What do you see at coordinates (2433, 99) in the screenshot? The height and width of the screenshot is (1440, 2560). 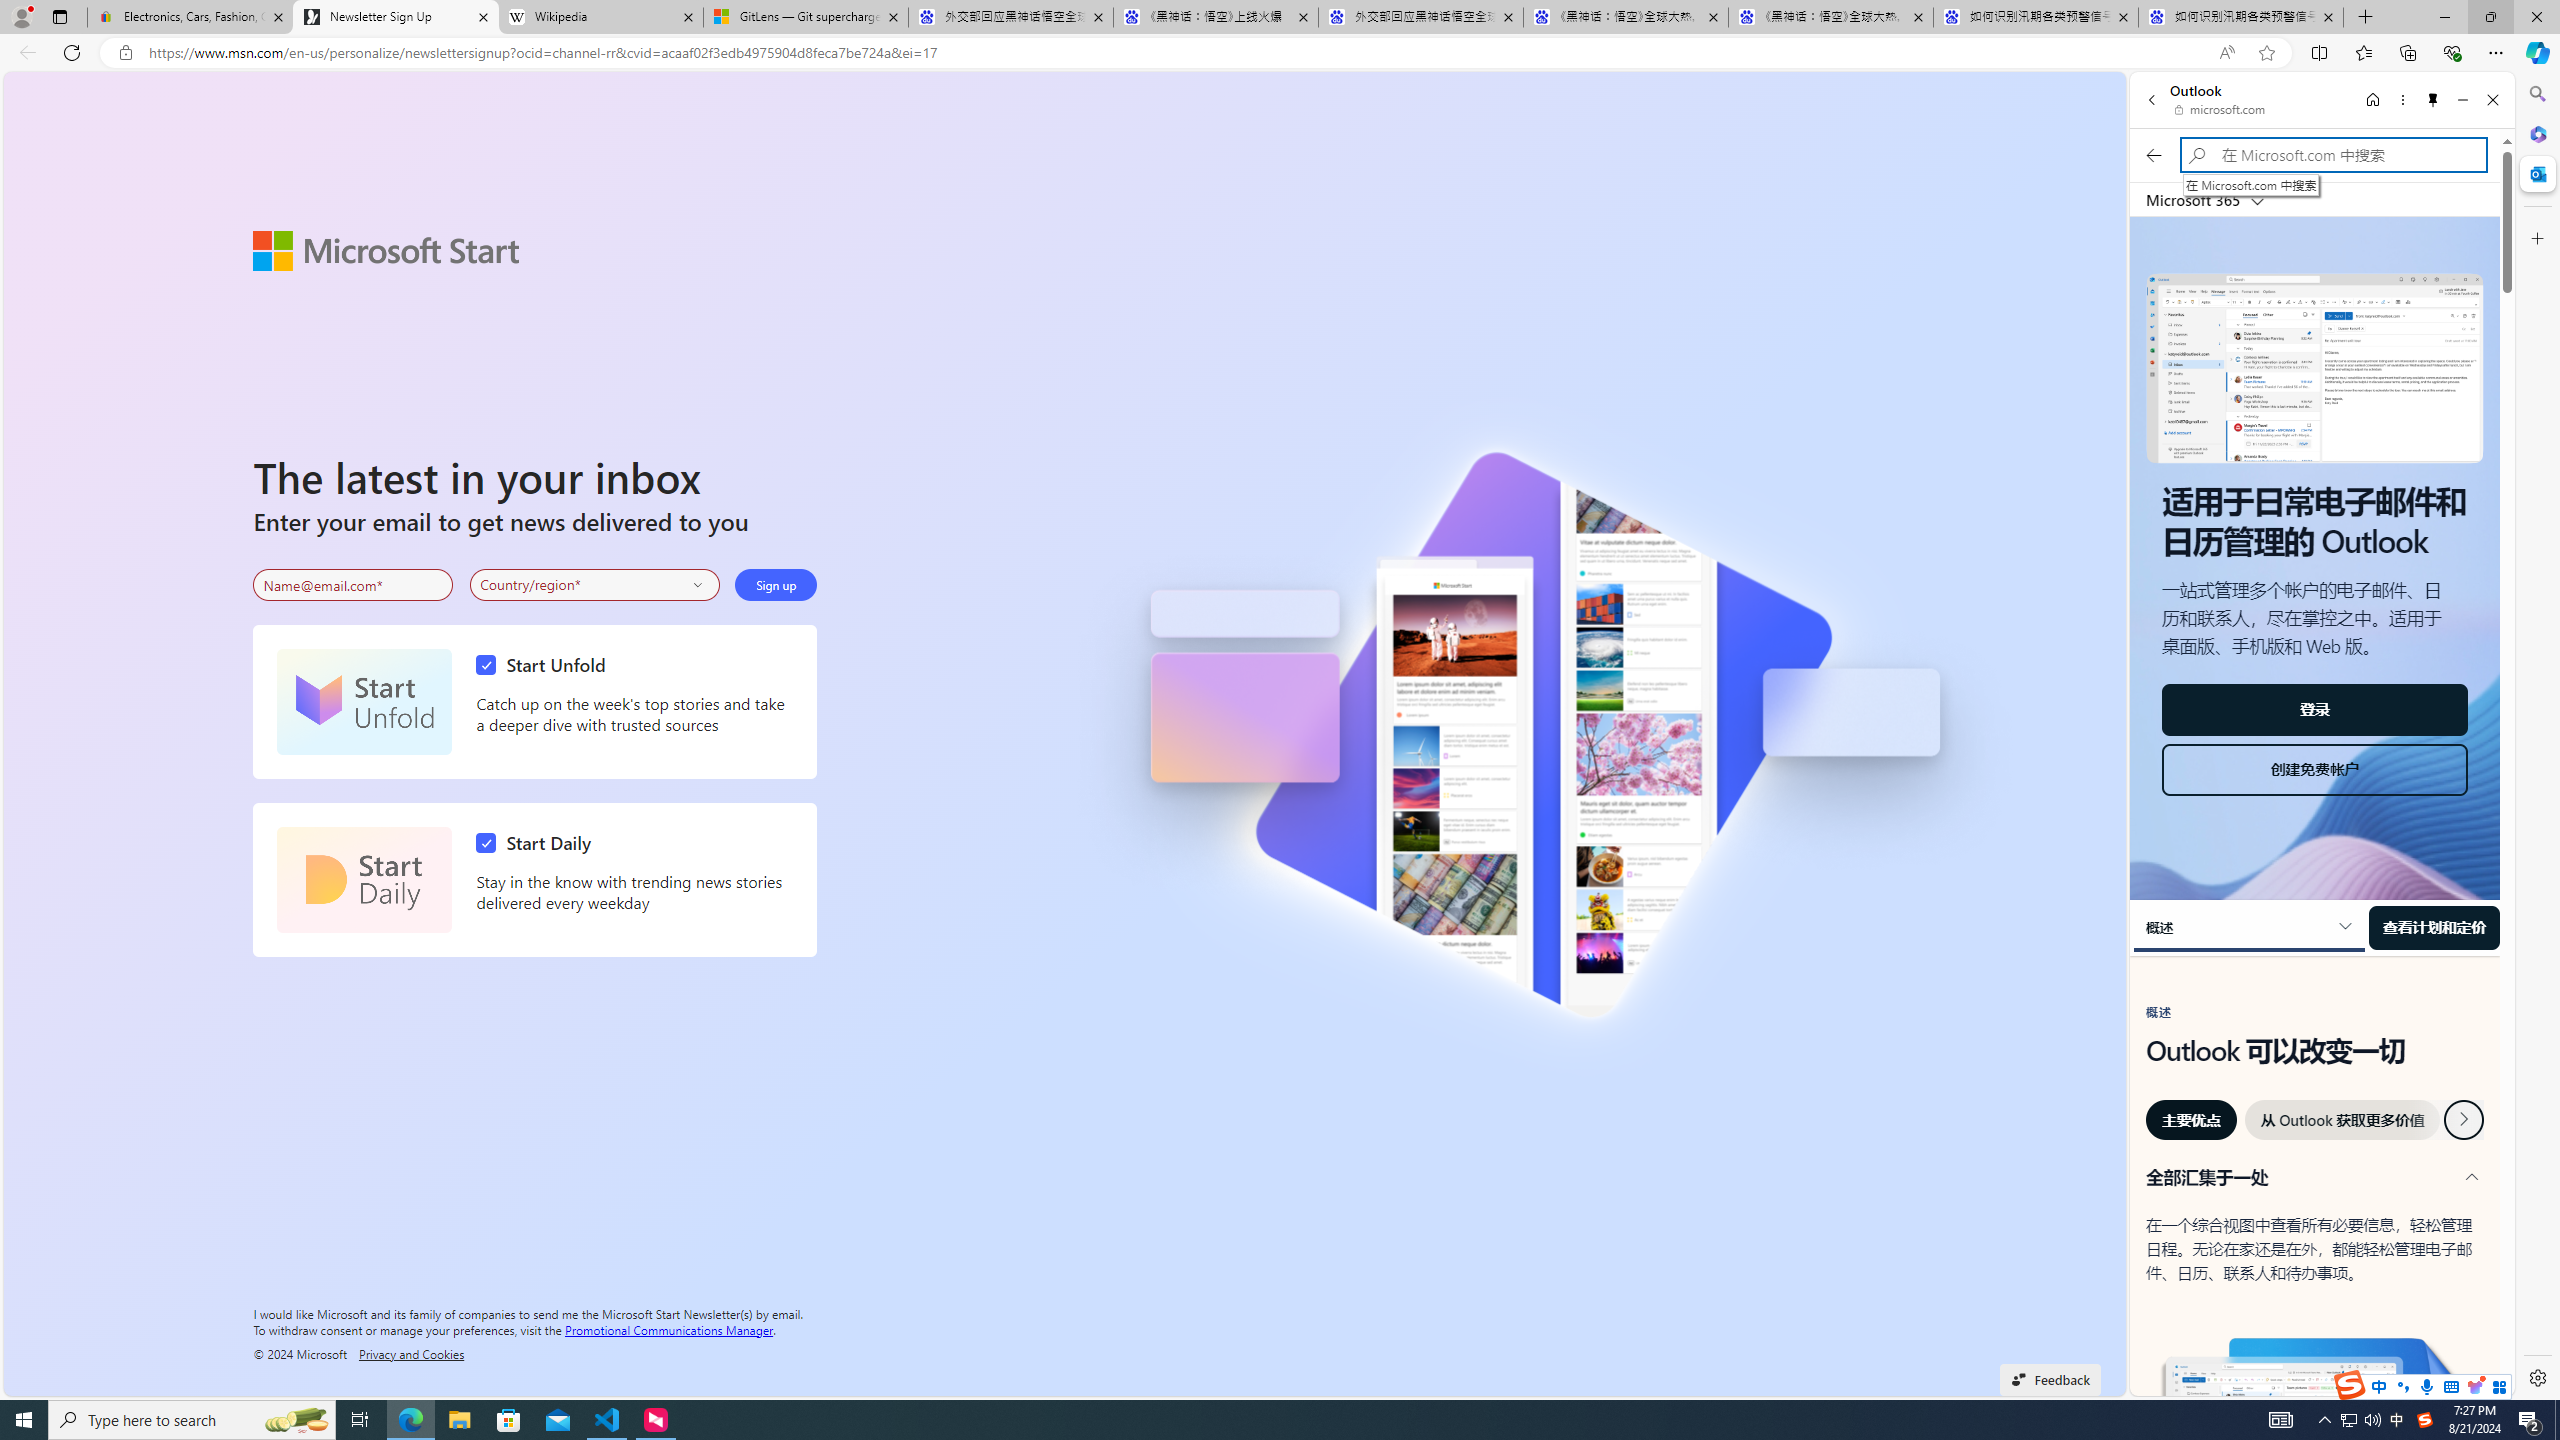 I see `'Unpin side pane'` at bounding box center [2433, 99].